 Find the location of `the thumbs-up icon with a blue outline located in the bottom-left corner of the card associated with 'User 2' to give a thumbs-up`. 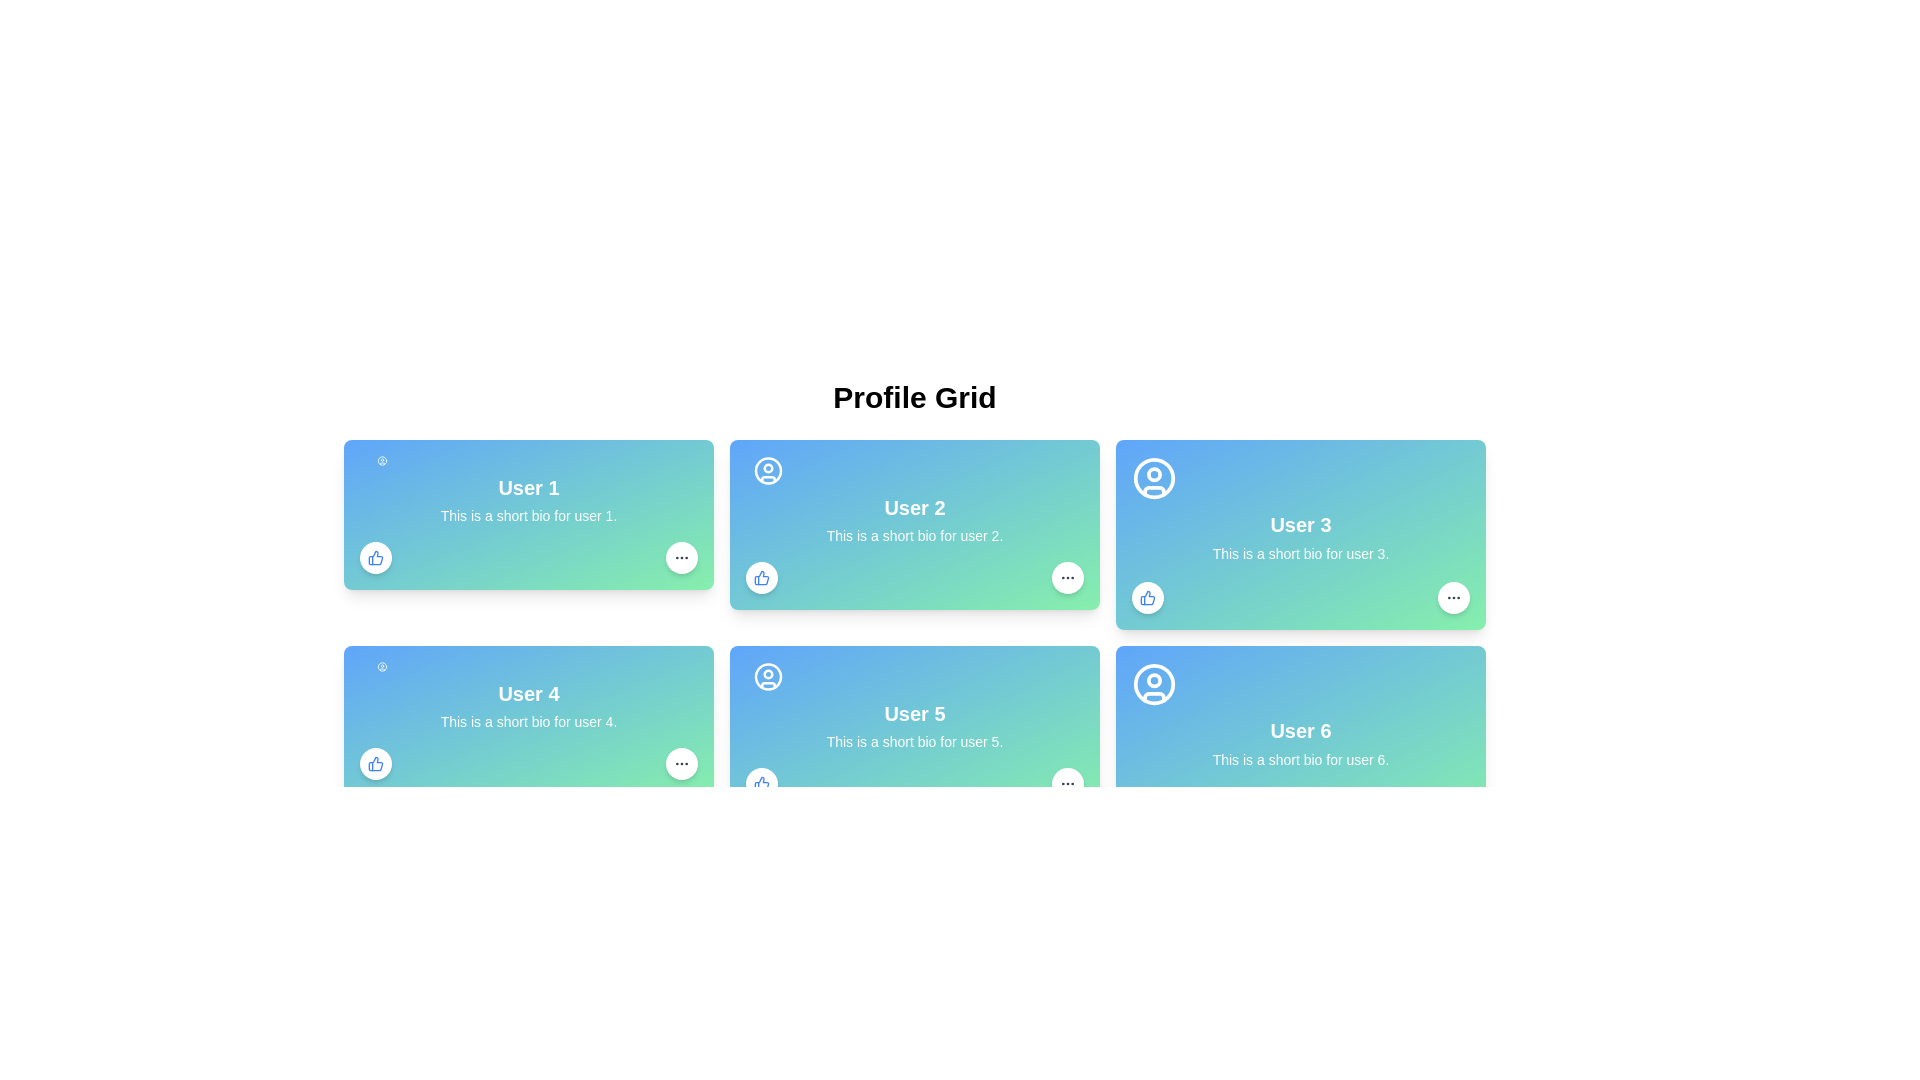

the thumbs-up icon with a blue outline located in the bottom-left corner of the card associated with 'User 2' to give a thumbs-up is located at coordinates (1147, 596).